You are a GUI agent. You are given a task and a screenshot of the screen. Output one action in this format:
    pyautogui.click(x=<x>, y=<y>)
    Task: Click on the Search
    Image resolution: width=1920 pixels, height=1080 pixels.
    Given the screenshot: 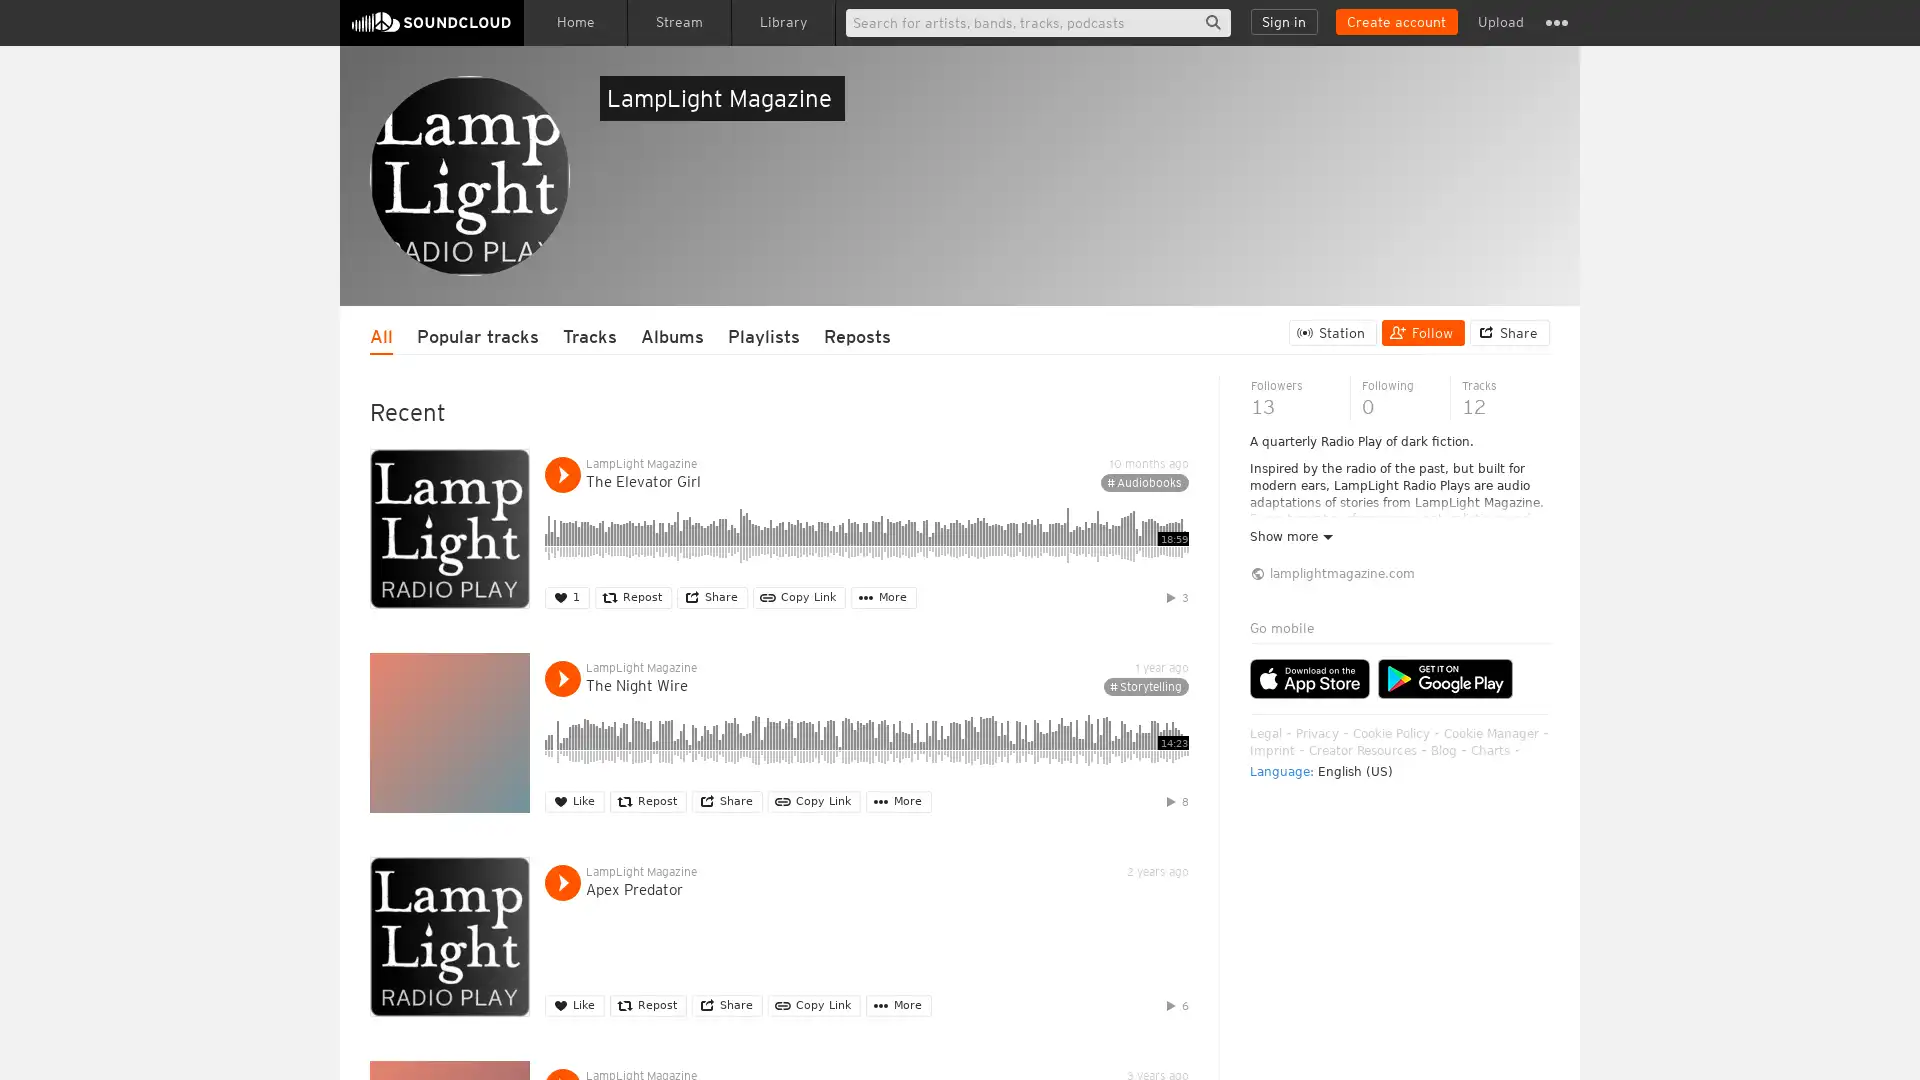 What is the action you would take?
    pyautogui.click(x=1212, y=22)
    